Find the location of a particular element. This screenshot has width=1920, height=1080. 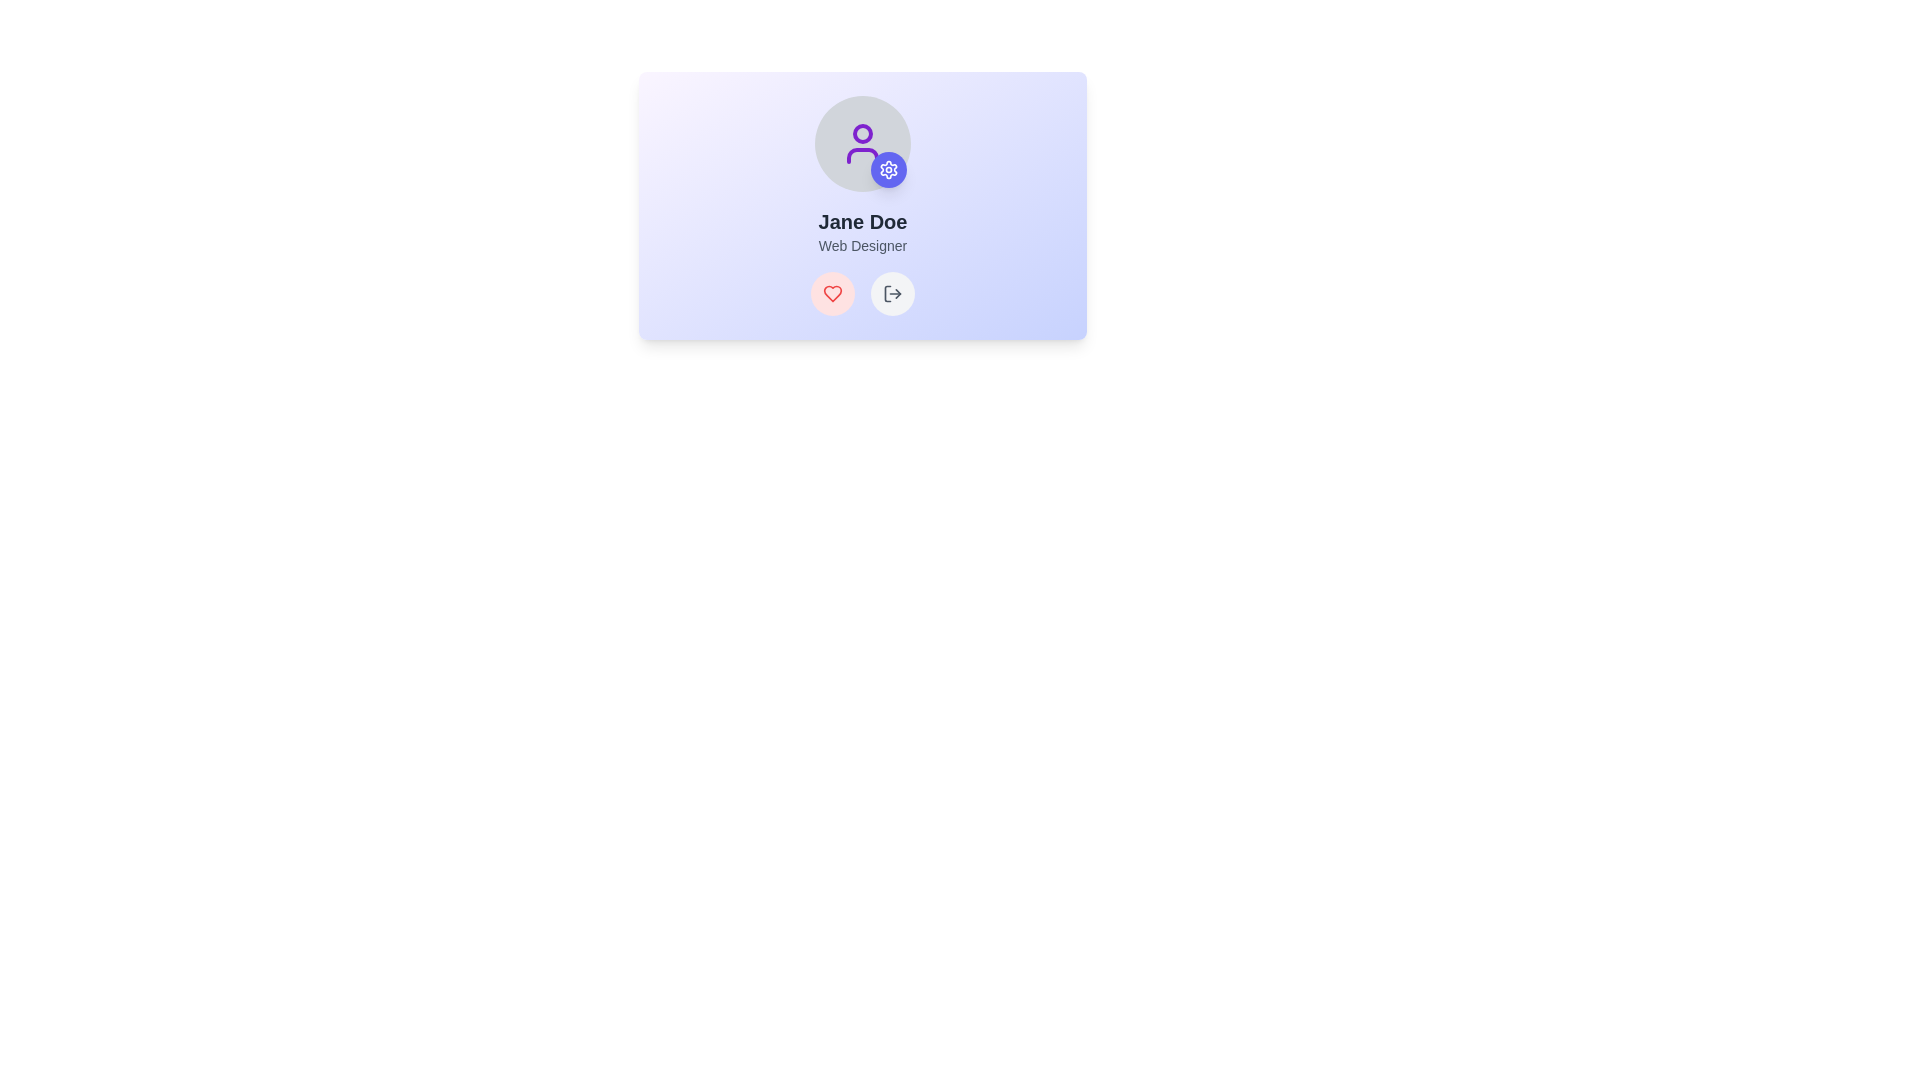

the rightward arrow icon button, which is located at the bottom right of the main card interface is located at coordinates (891, 293).